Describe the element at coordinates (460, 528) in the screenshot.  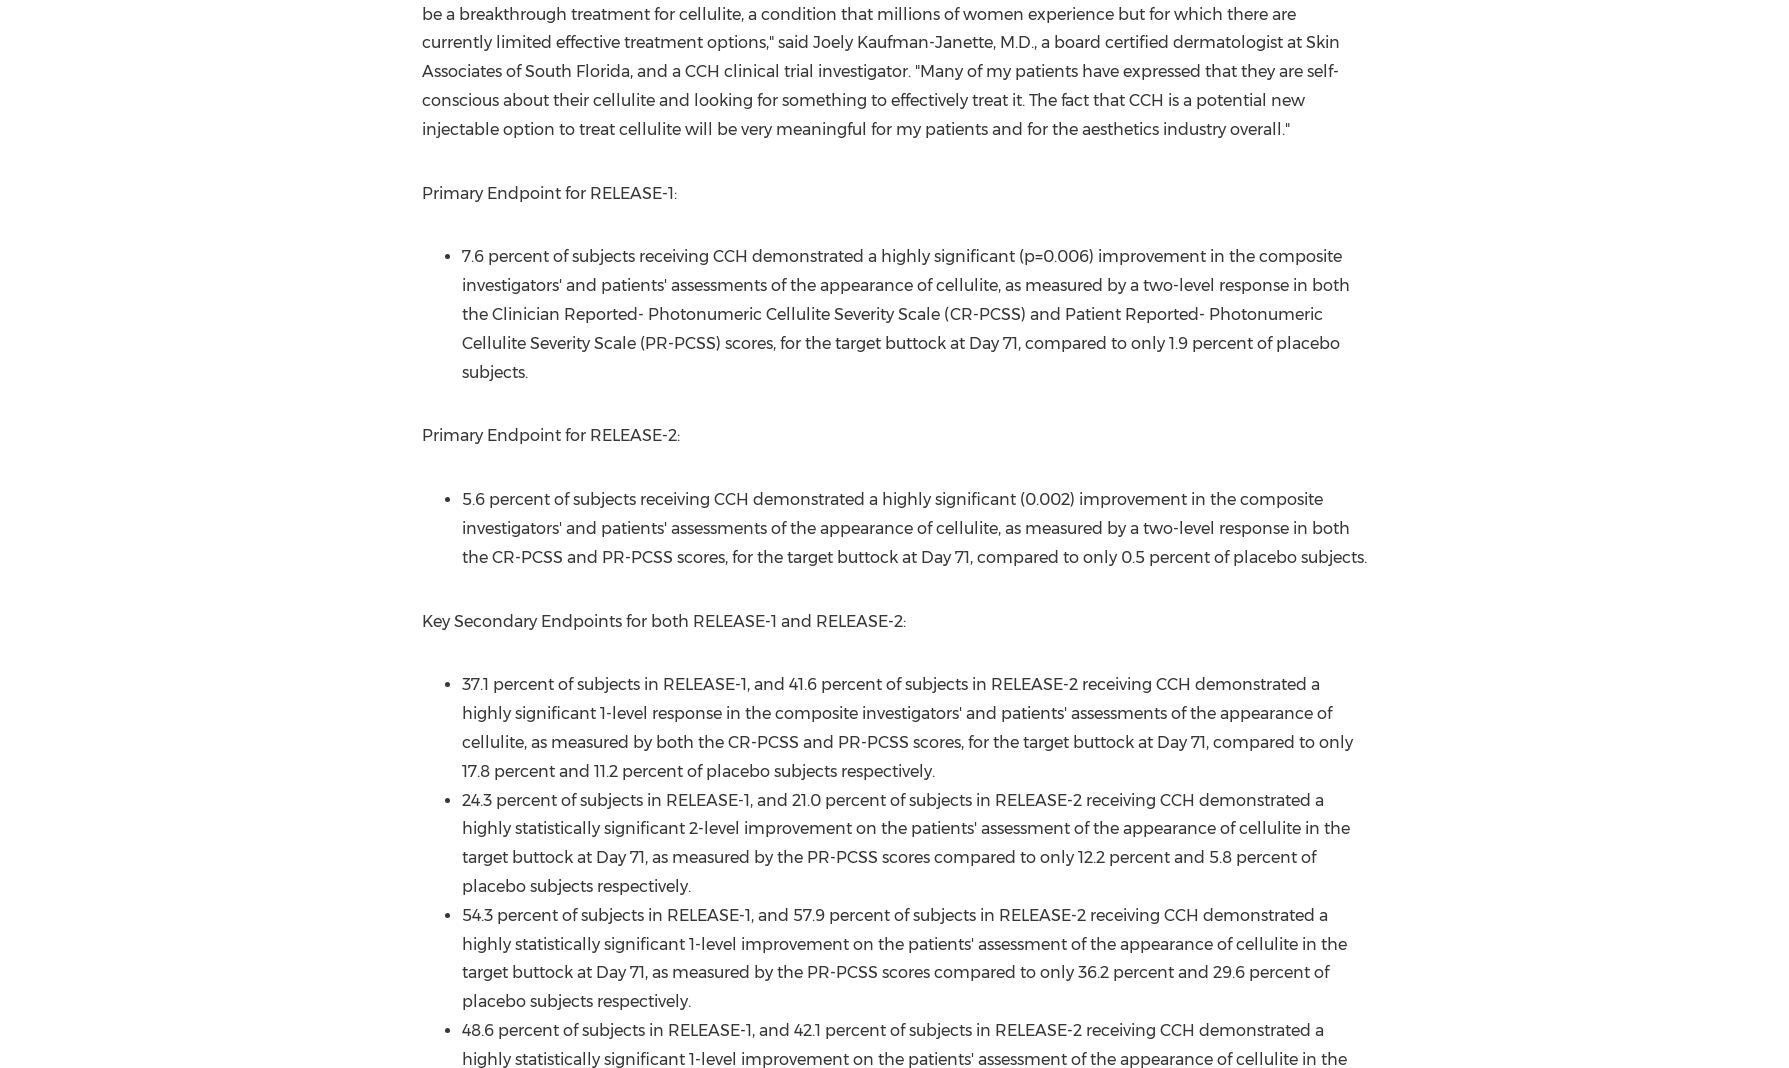
I see `'5.6 percent of subjects receiving CCH demonstrated a highly significant (0.002) improvement in the composite investigators' and patients' assessments of the appearance of cellulite, as measured by a two-level response in both the CR-PCSS and PR-PCSS scores, for the target buttock at Day 71, compared to only 0.5 percent of placebo subjects.'` at that location.